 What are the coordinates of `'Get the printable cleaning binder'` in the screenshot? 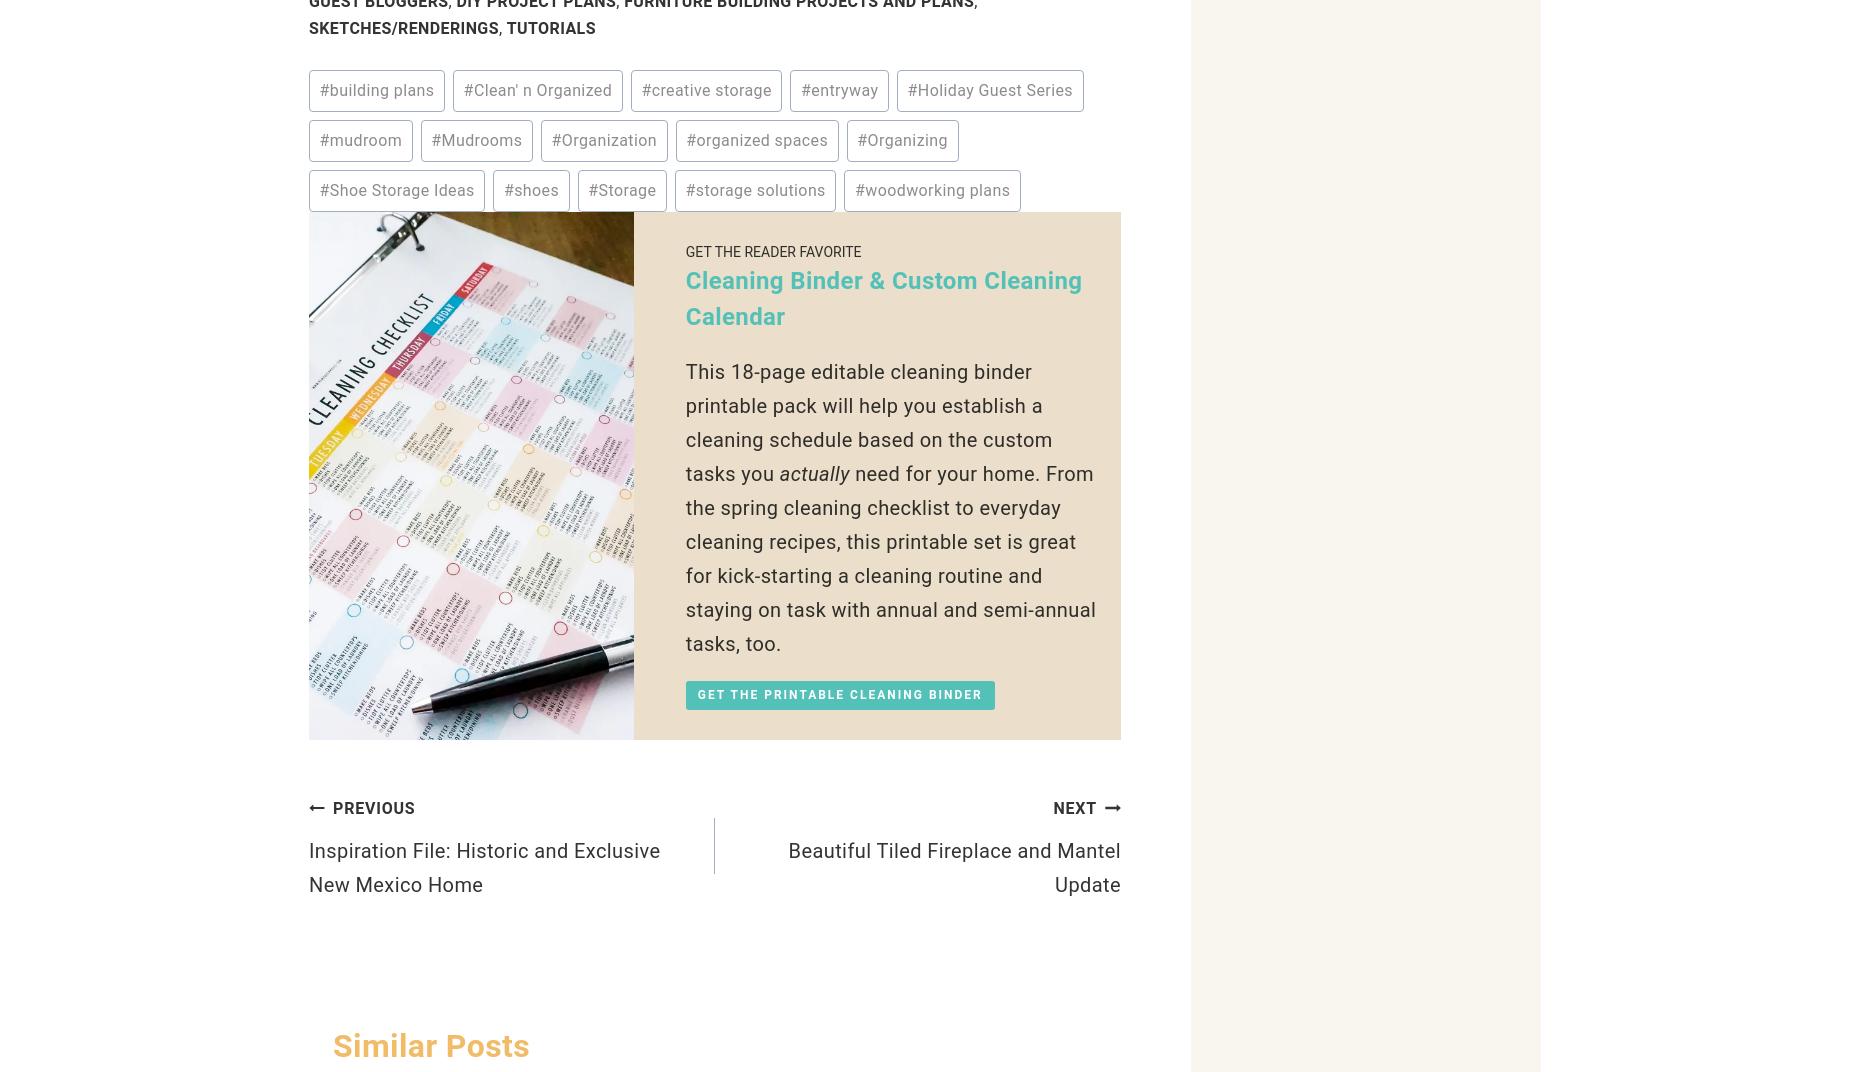 It's located at (839, 693).